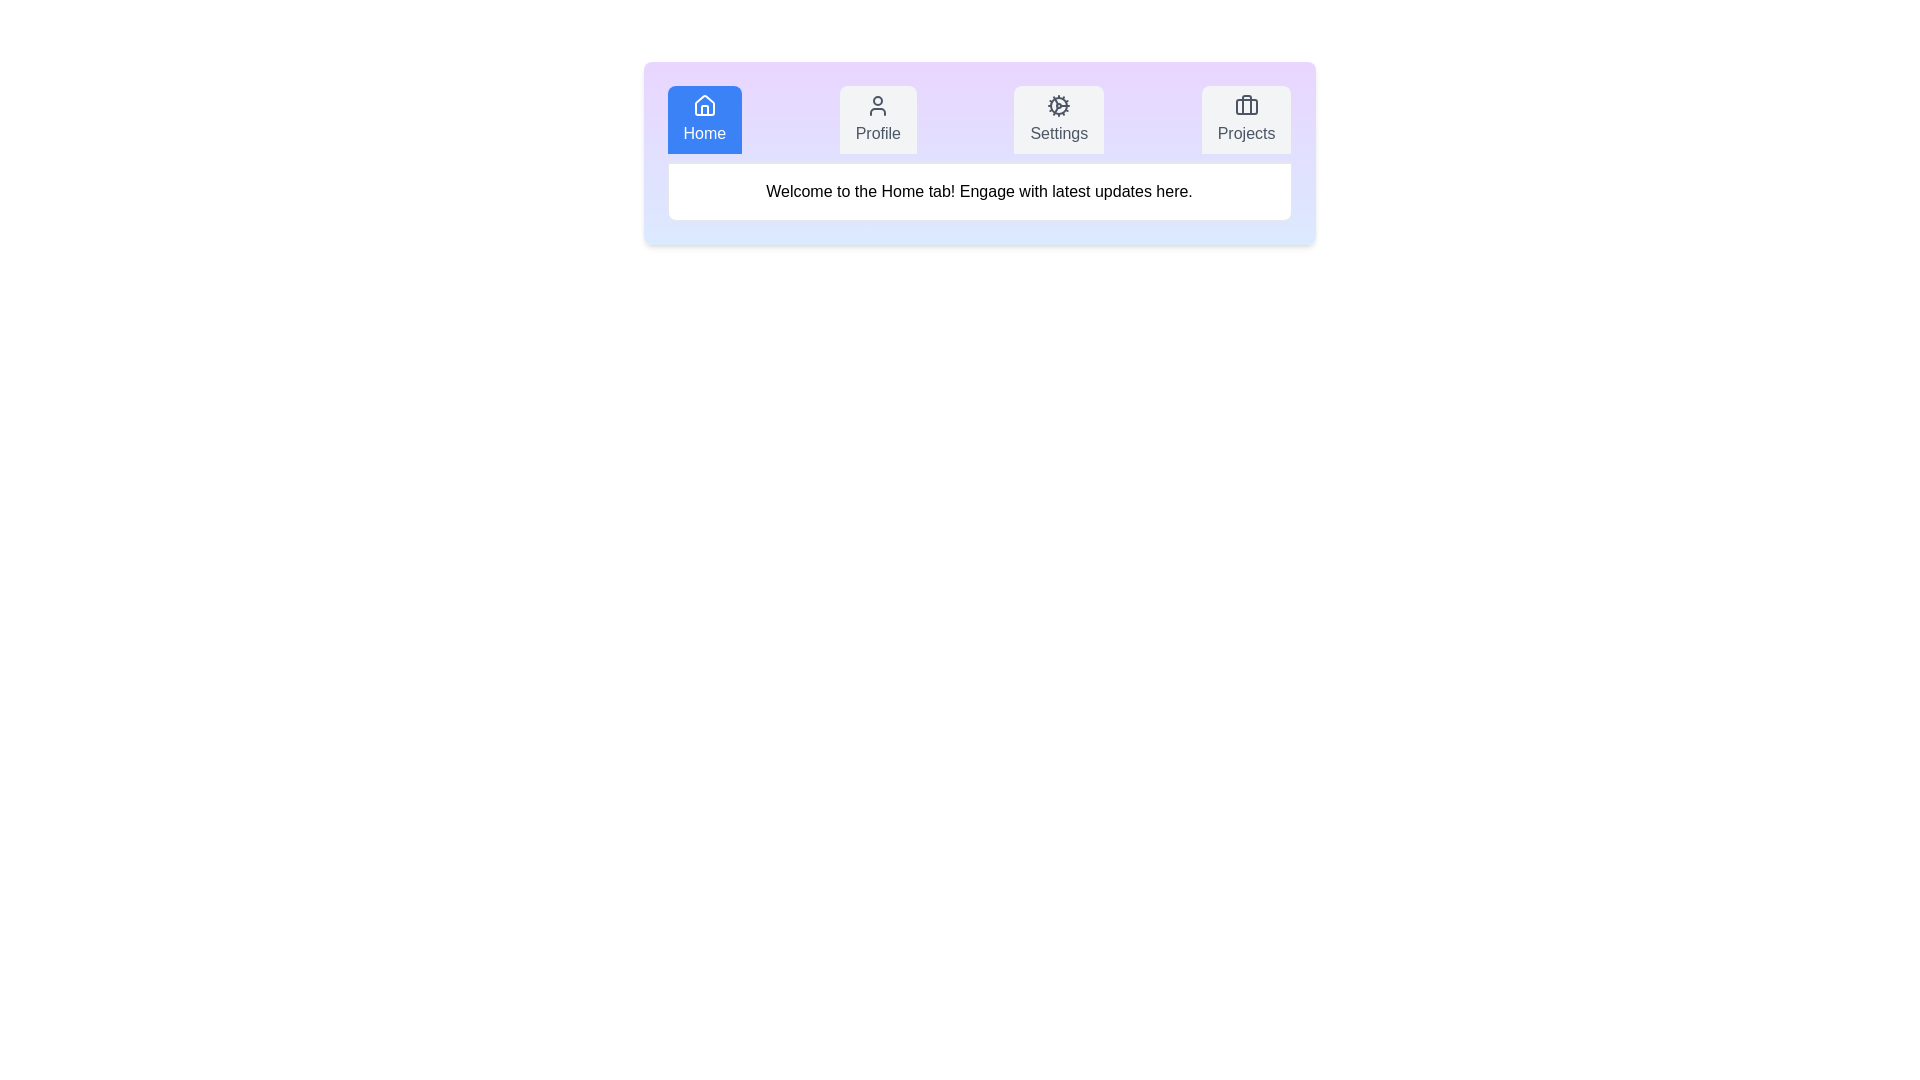 Image resolution: width=1920 pixels, height=1080 pixels. What do you see at coordinates (1245, 105) in the screenshot?
I see `the briefcase icon within the 'Projects' button on the rightmost side of the navigation bar` at bounding box center [1245, 105].